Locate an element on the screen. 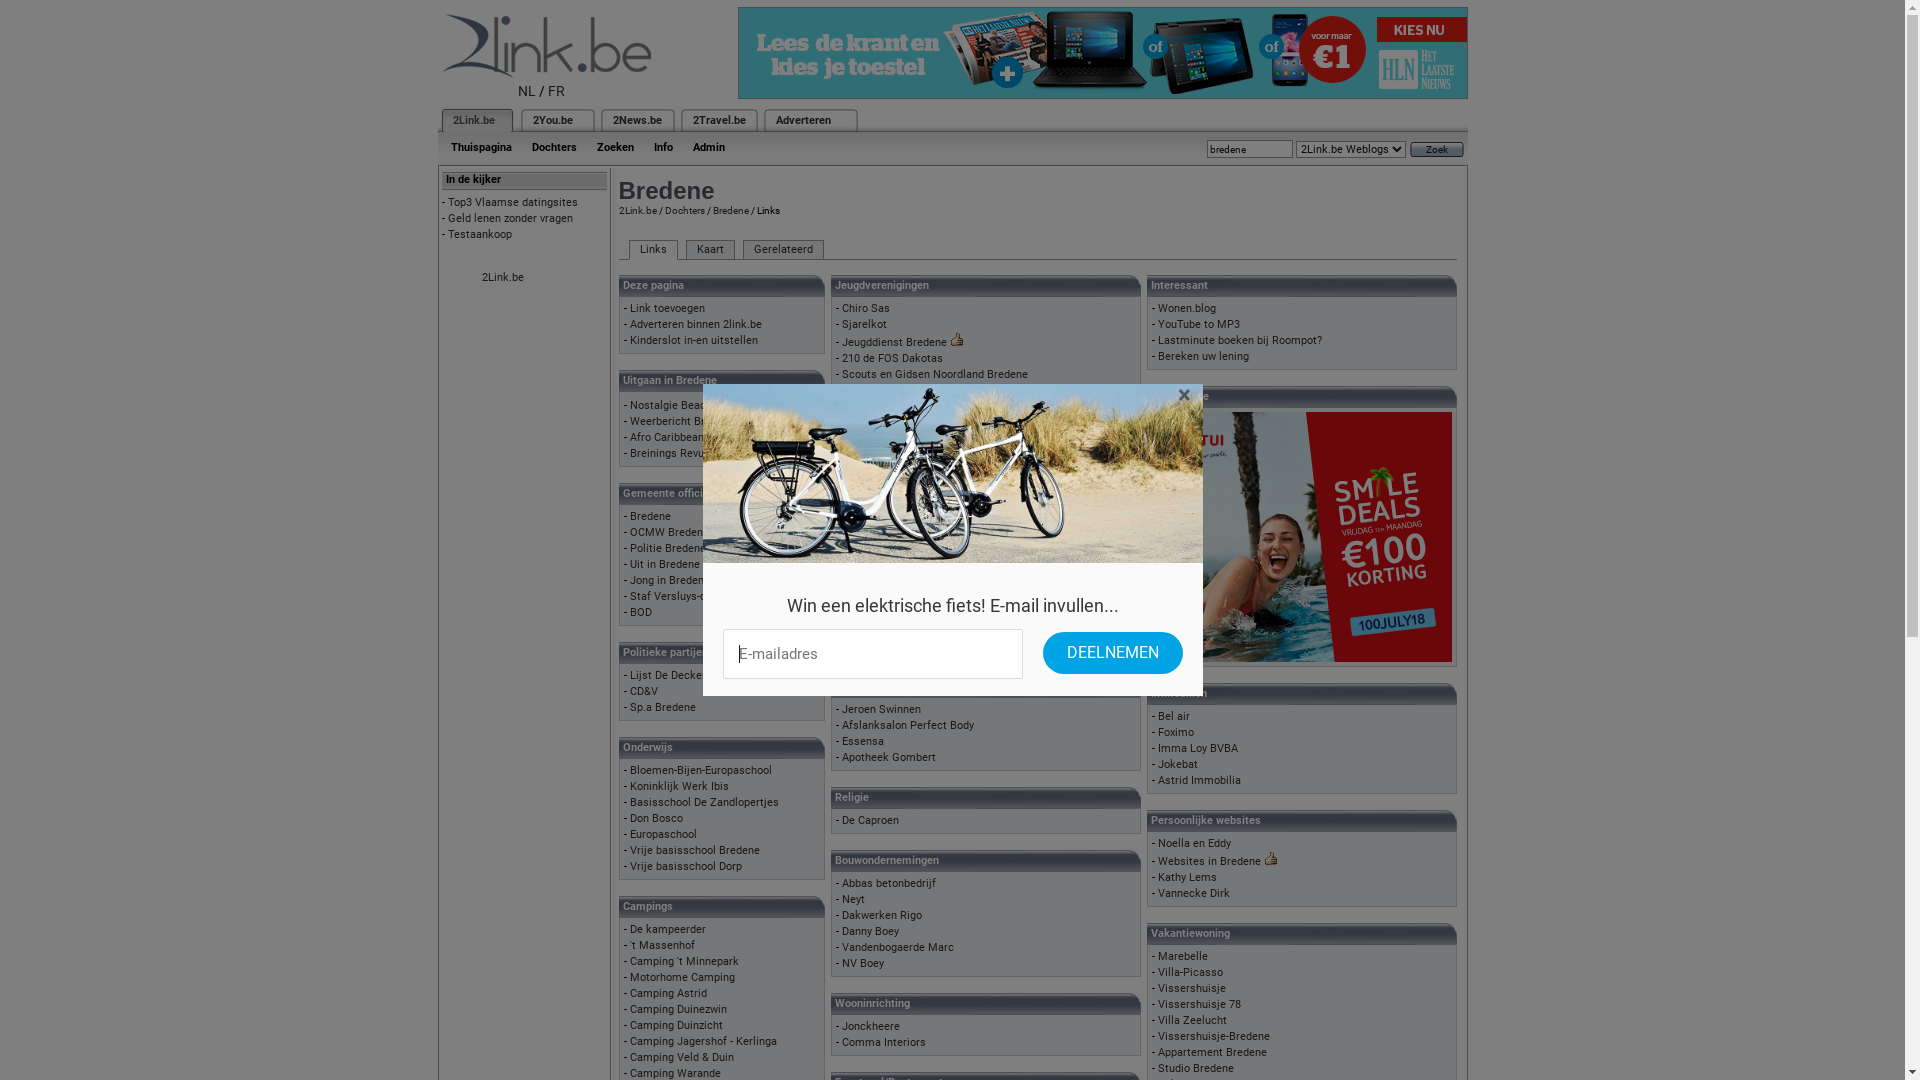 The height and width of the screenshot is (1080, 1920). 'Staf Versluys-centrum' is located at coordinates (628, 595).